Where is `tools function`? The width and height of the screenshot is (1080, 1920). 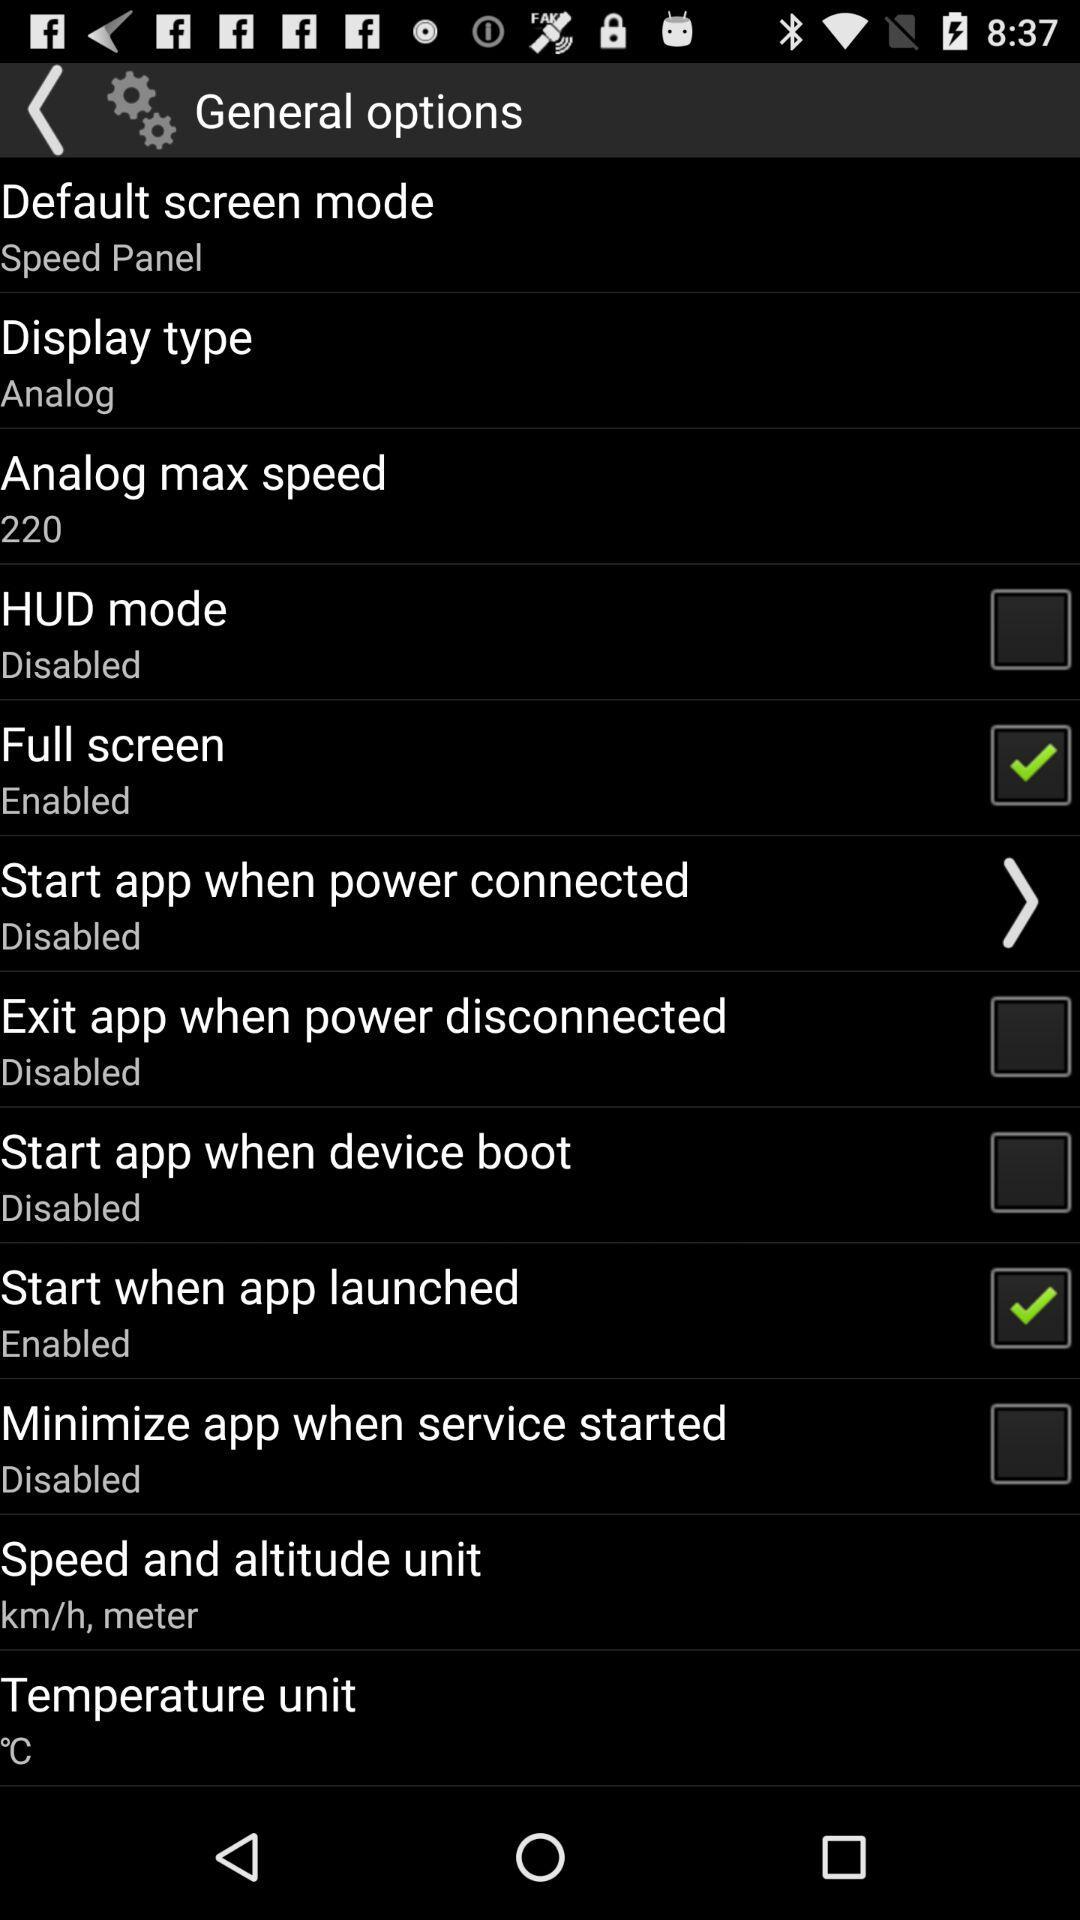 tools function is located at coordinates (140, 109).